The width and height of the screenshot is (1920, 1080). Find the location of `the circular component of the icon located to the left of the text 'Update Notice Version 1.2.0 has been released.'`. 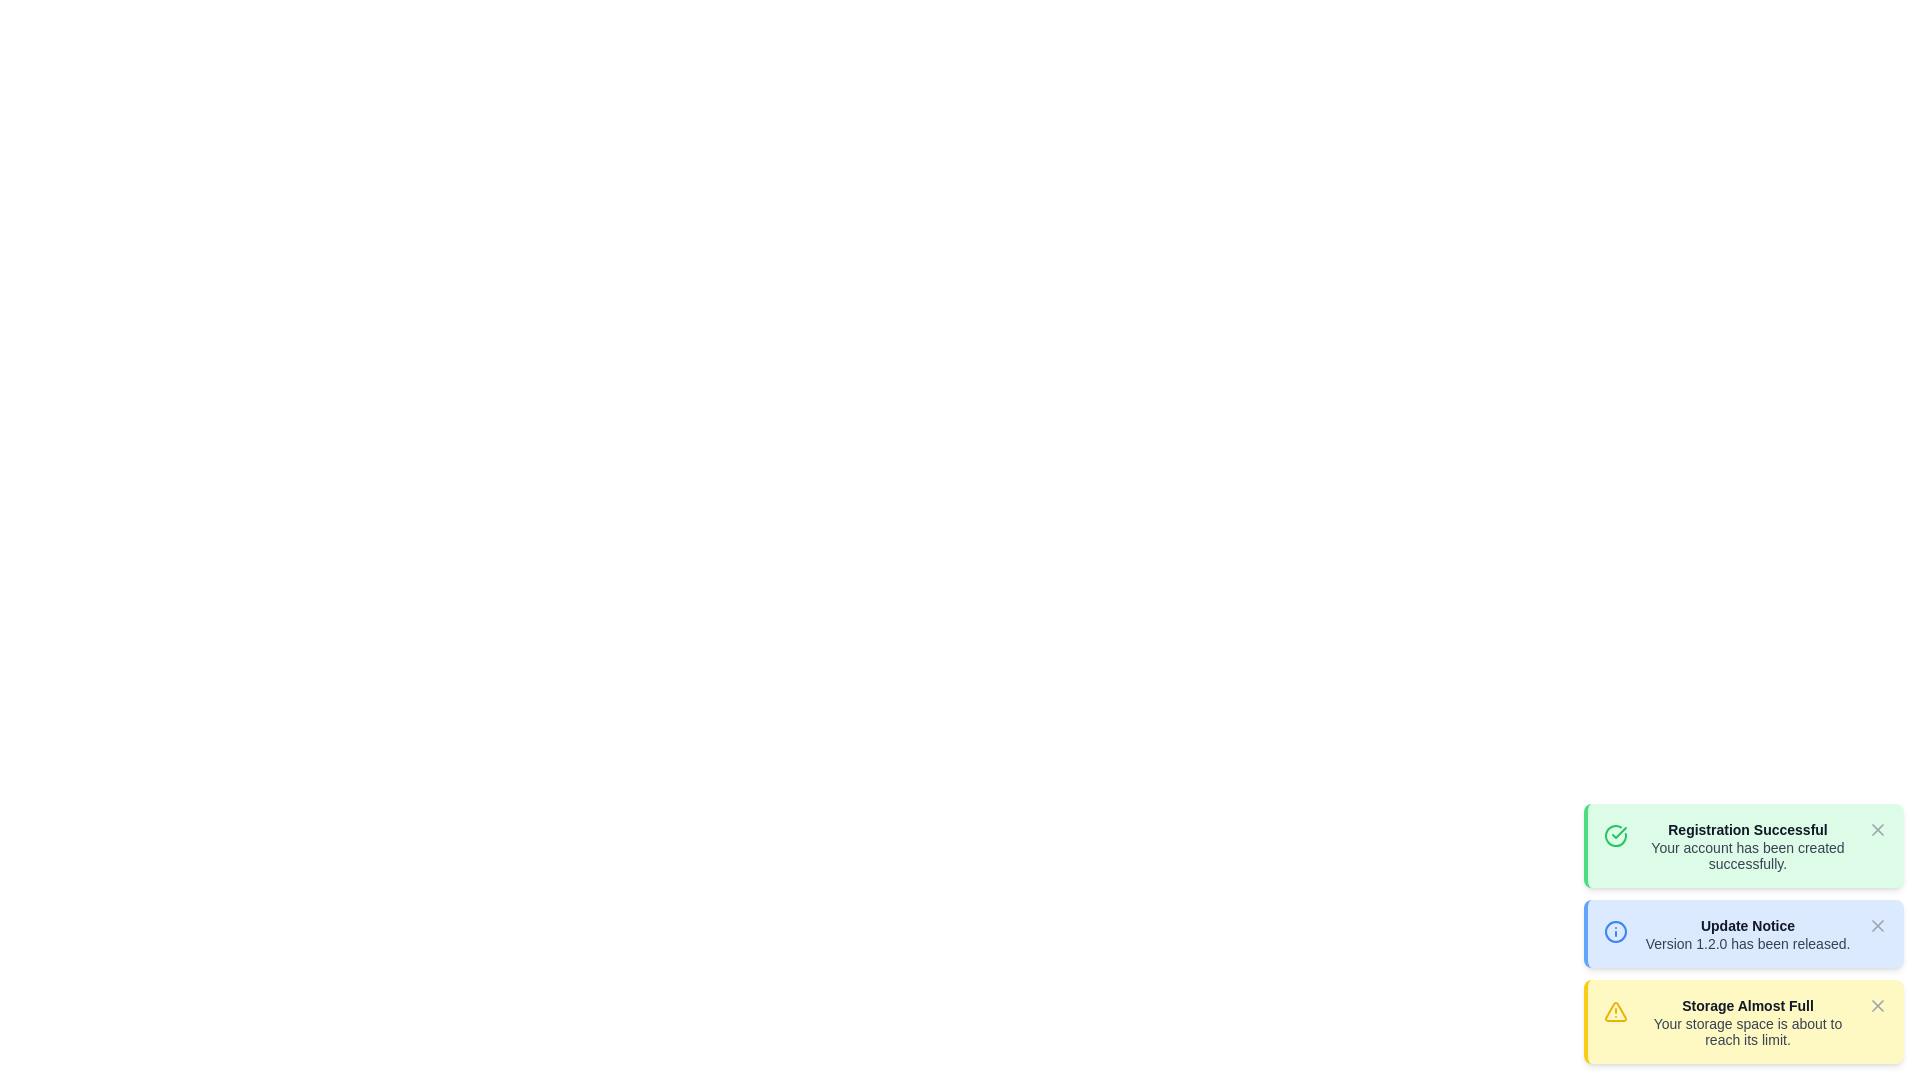

the circular component of the icon located to the left of the text 'Update Notice Version 1.2.0 has been released.' is located at coordinates (1616, 932).